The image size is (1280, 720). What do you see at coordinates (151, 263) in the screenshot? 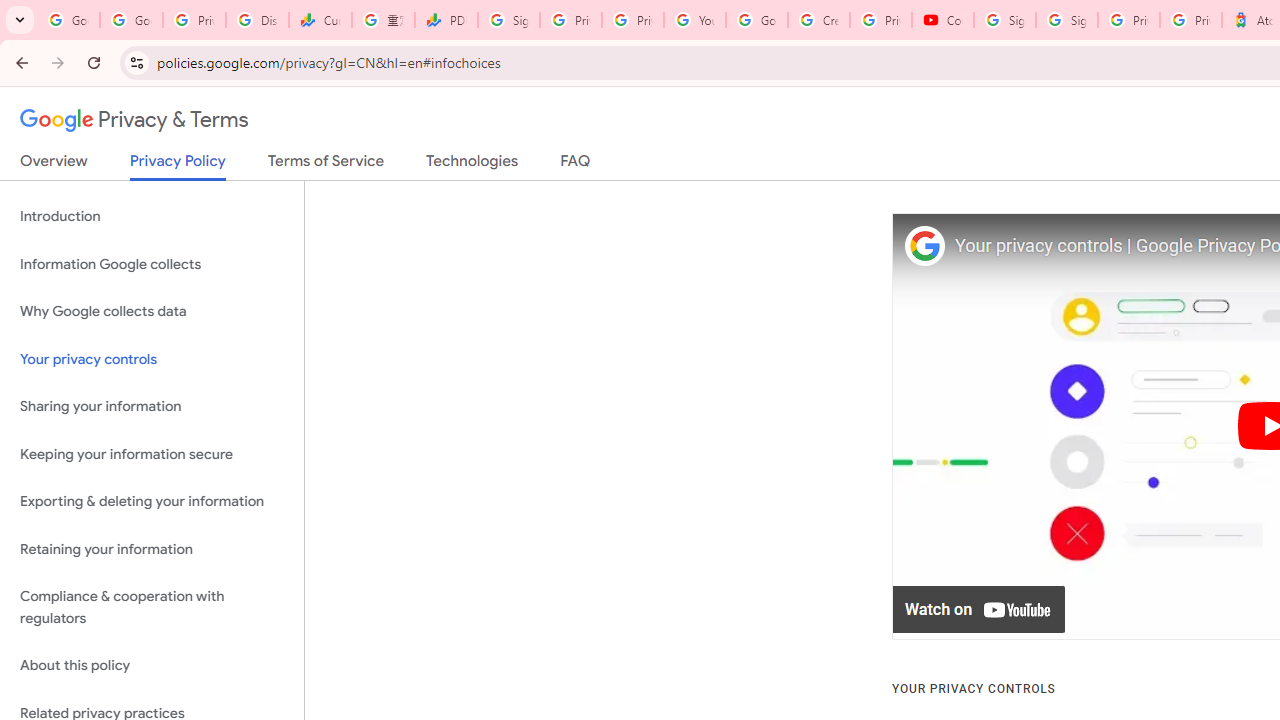
I see `'Information Google collects'` at bounding box center [151, 263].